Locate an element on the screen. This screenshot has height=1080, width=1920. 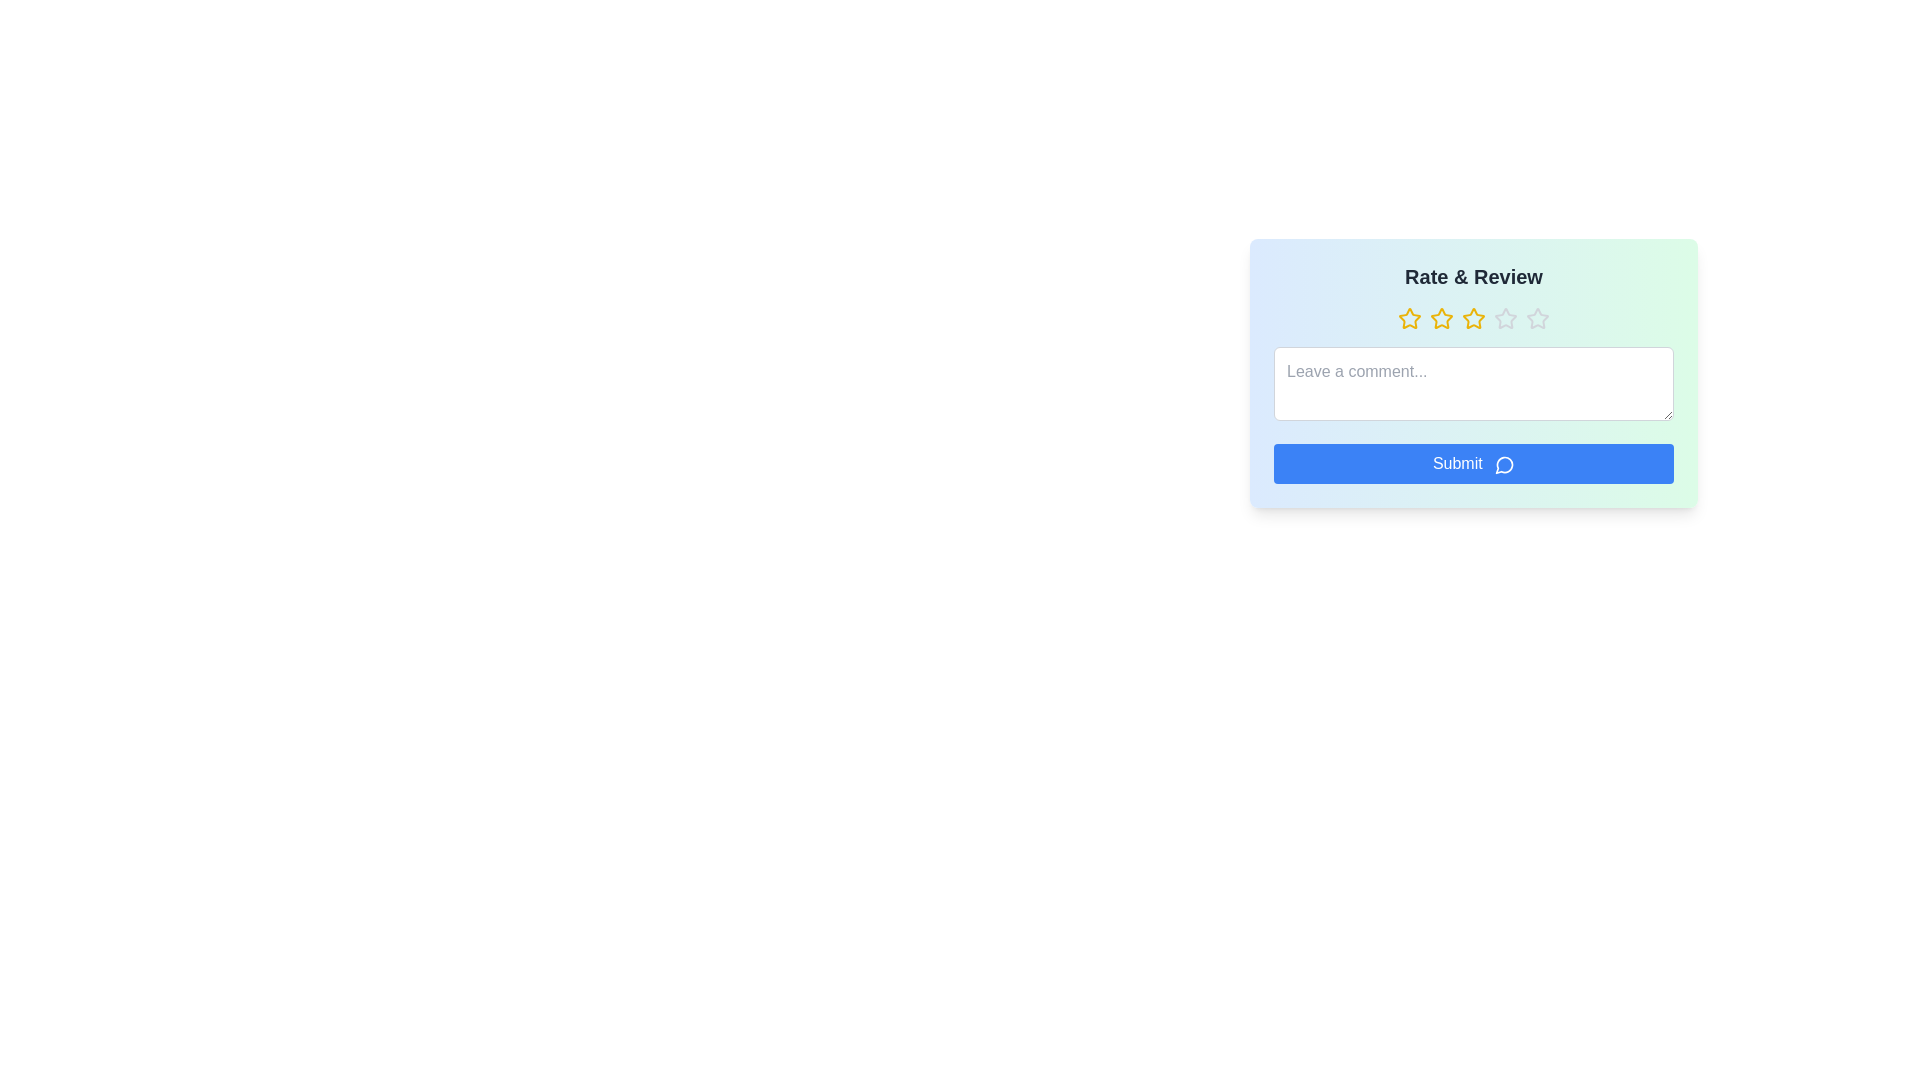
the star corresponding to the desired rating value 3 is located at coordinates (1473, 318).